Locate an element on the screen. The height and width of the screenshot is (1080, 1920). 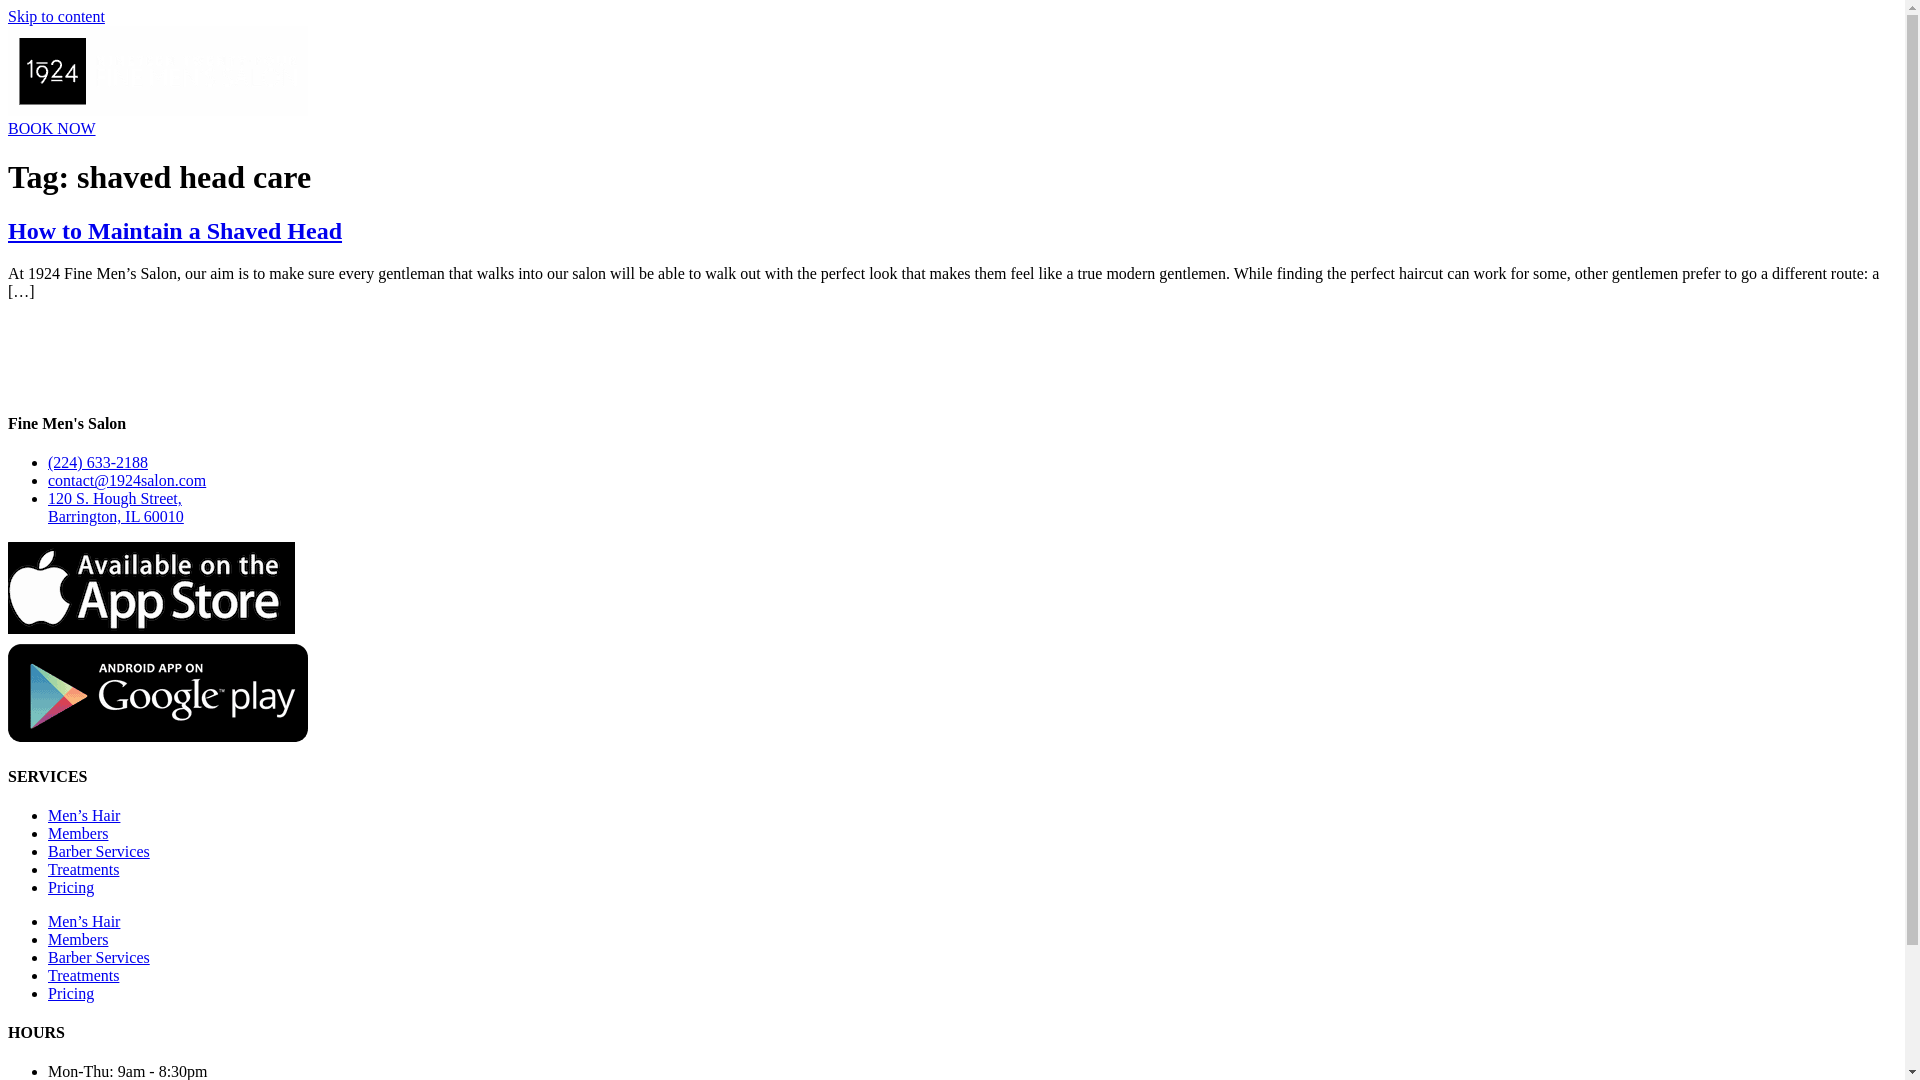
'Barber Services' is located at coordinates (98, 956).